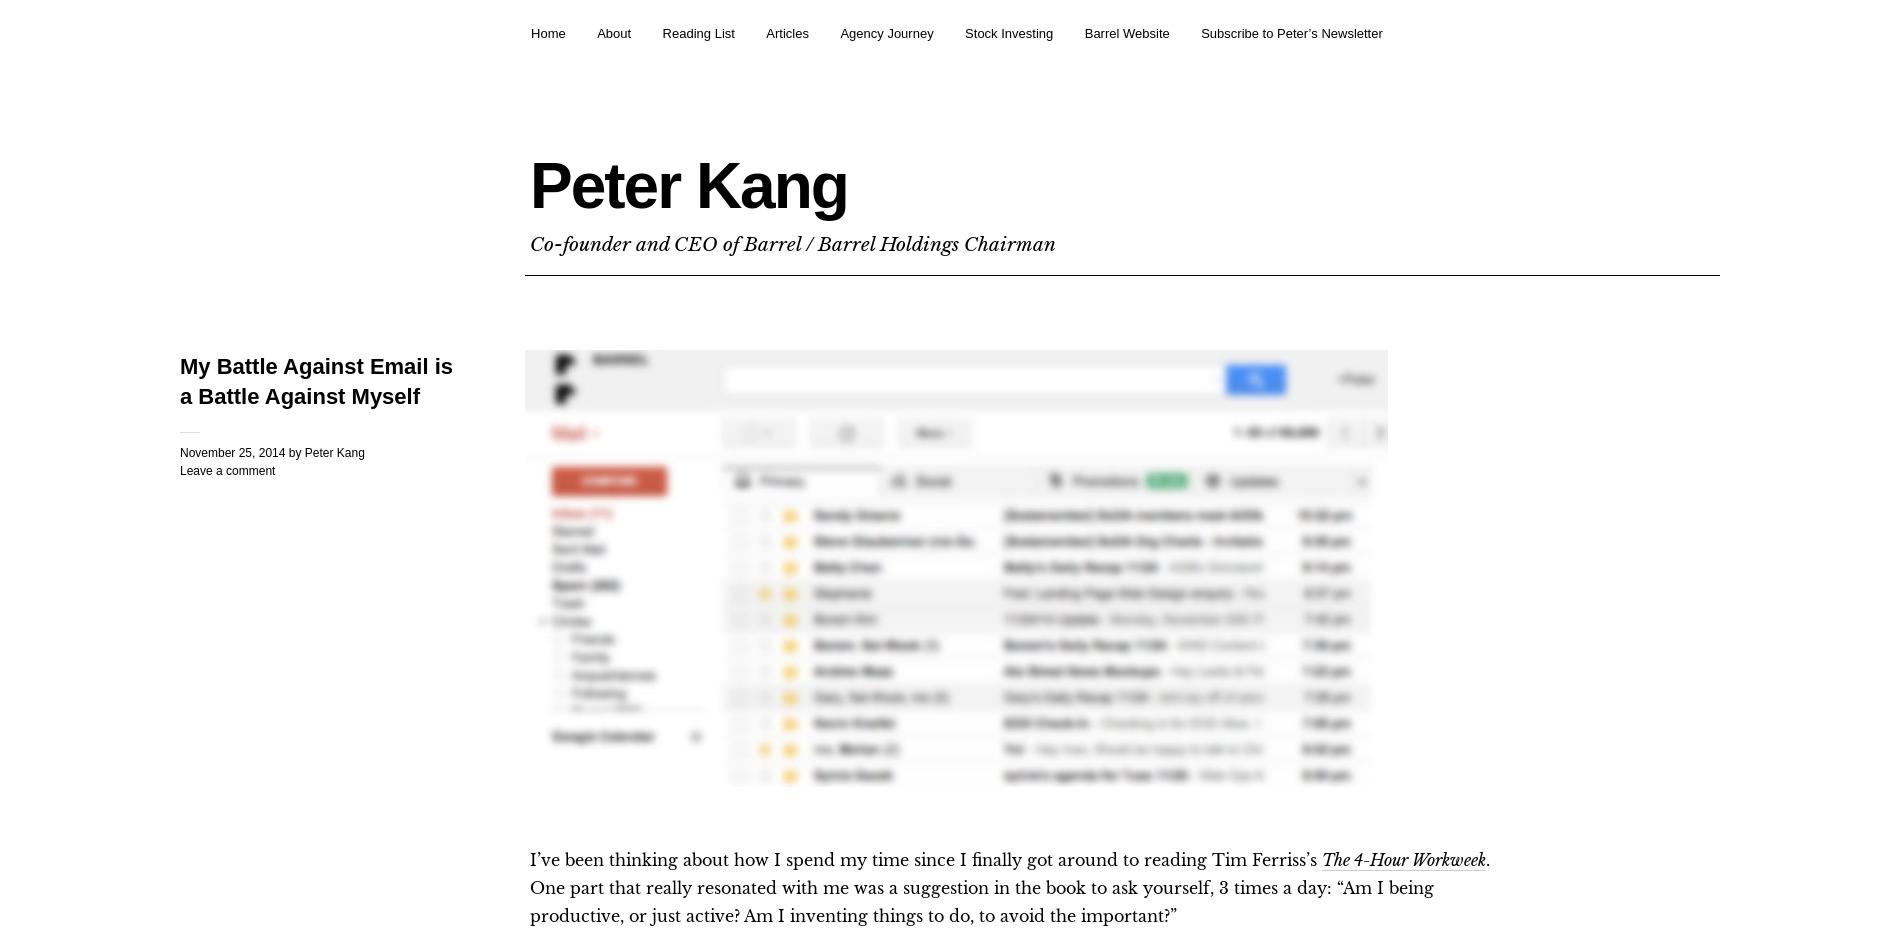 Image resolution: width=1900 pixels, height=929 pixels. Describe the element at coordinates (227, 469) in the screenshot. I see `'Leave a comment'` at that location.